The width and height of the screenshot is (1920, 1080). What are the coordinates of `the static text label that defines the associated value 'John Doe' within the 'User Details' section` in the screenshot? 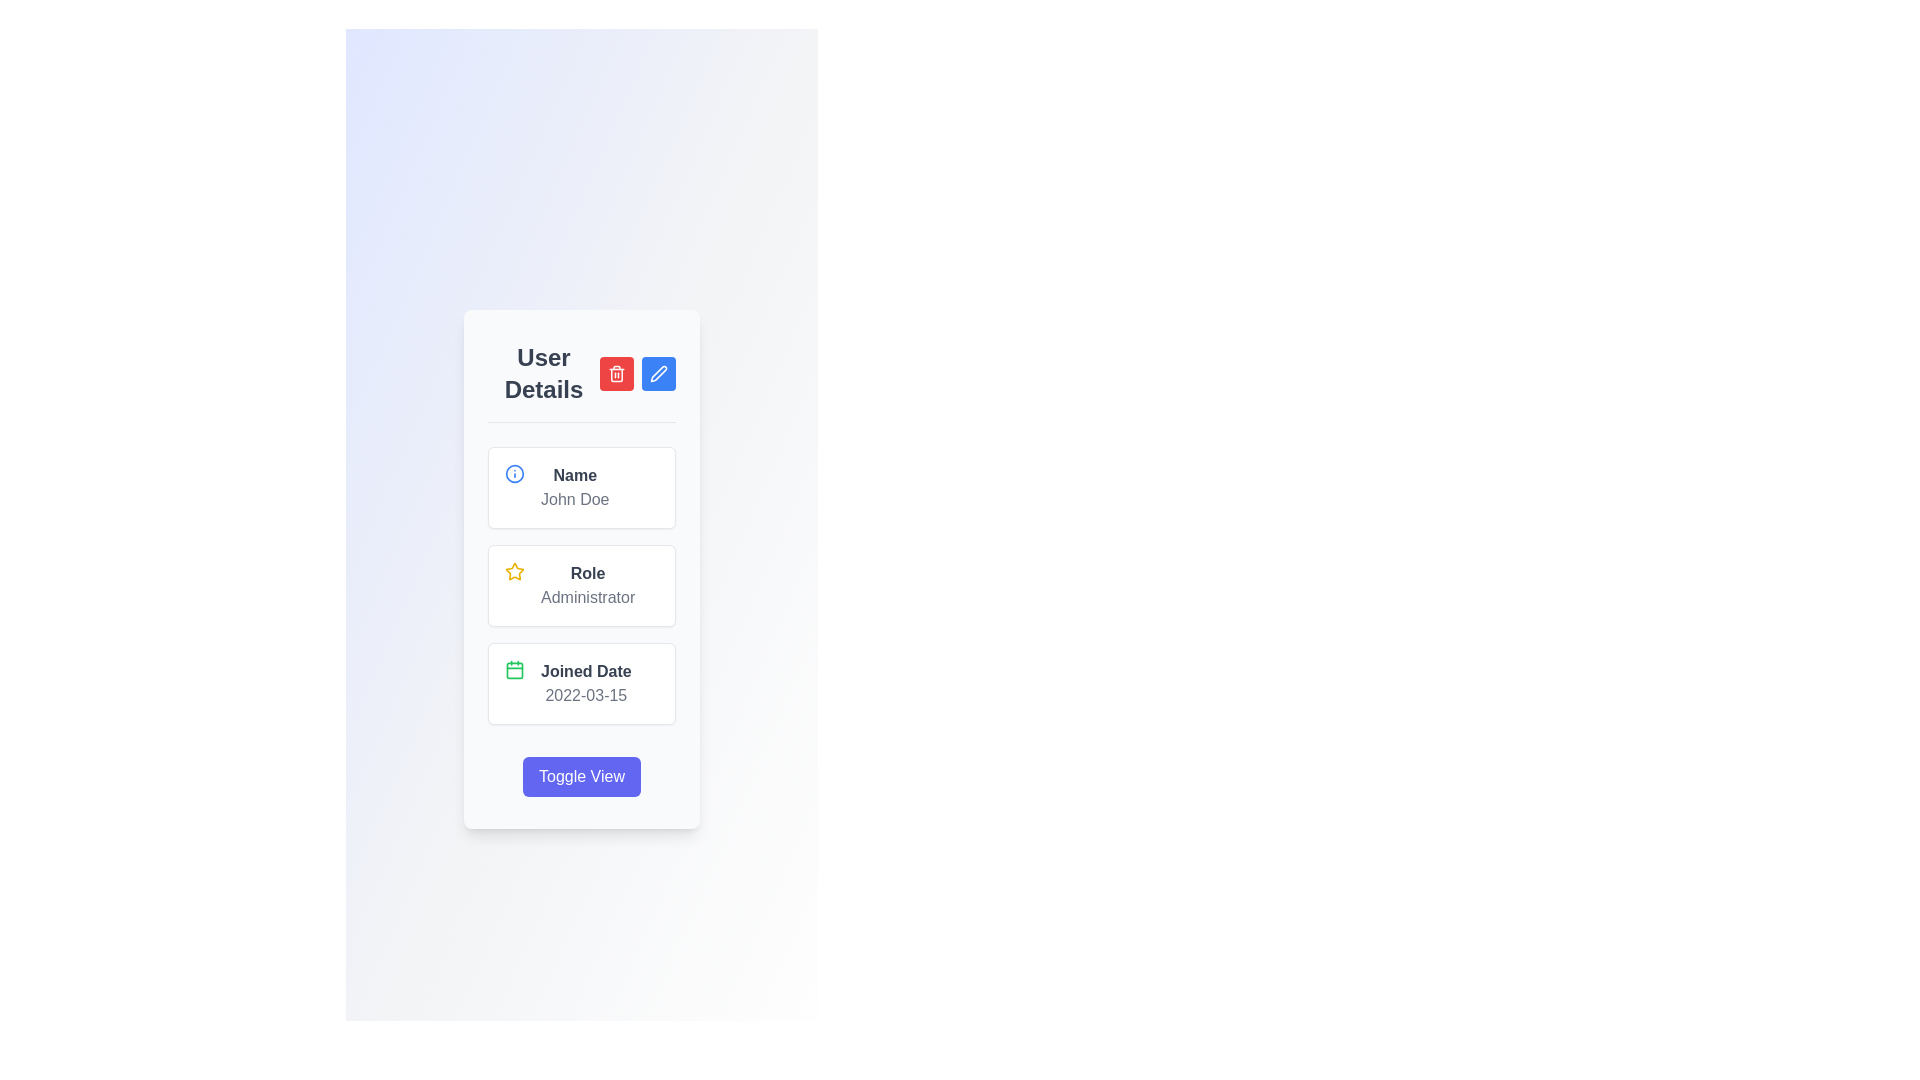 It's located at (574, 475).